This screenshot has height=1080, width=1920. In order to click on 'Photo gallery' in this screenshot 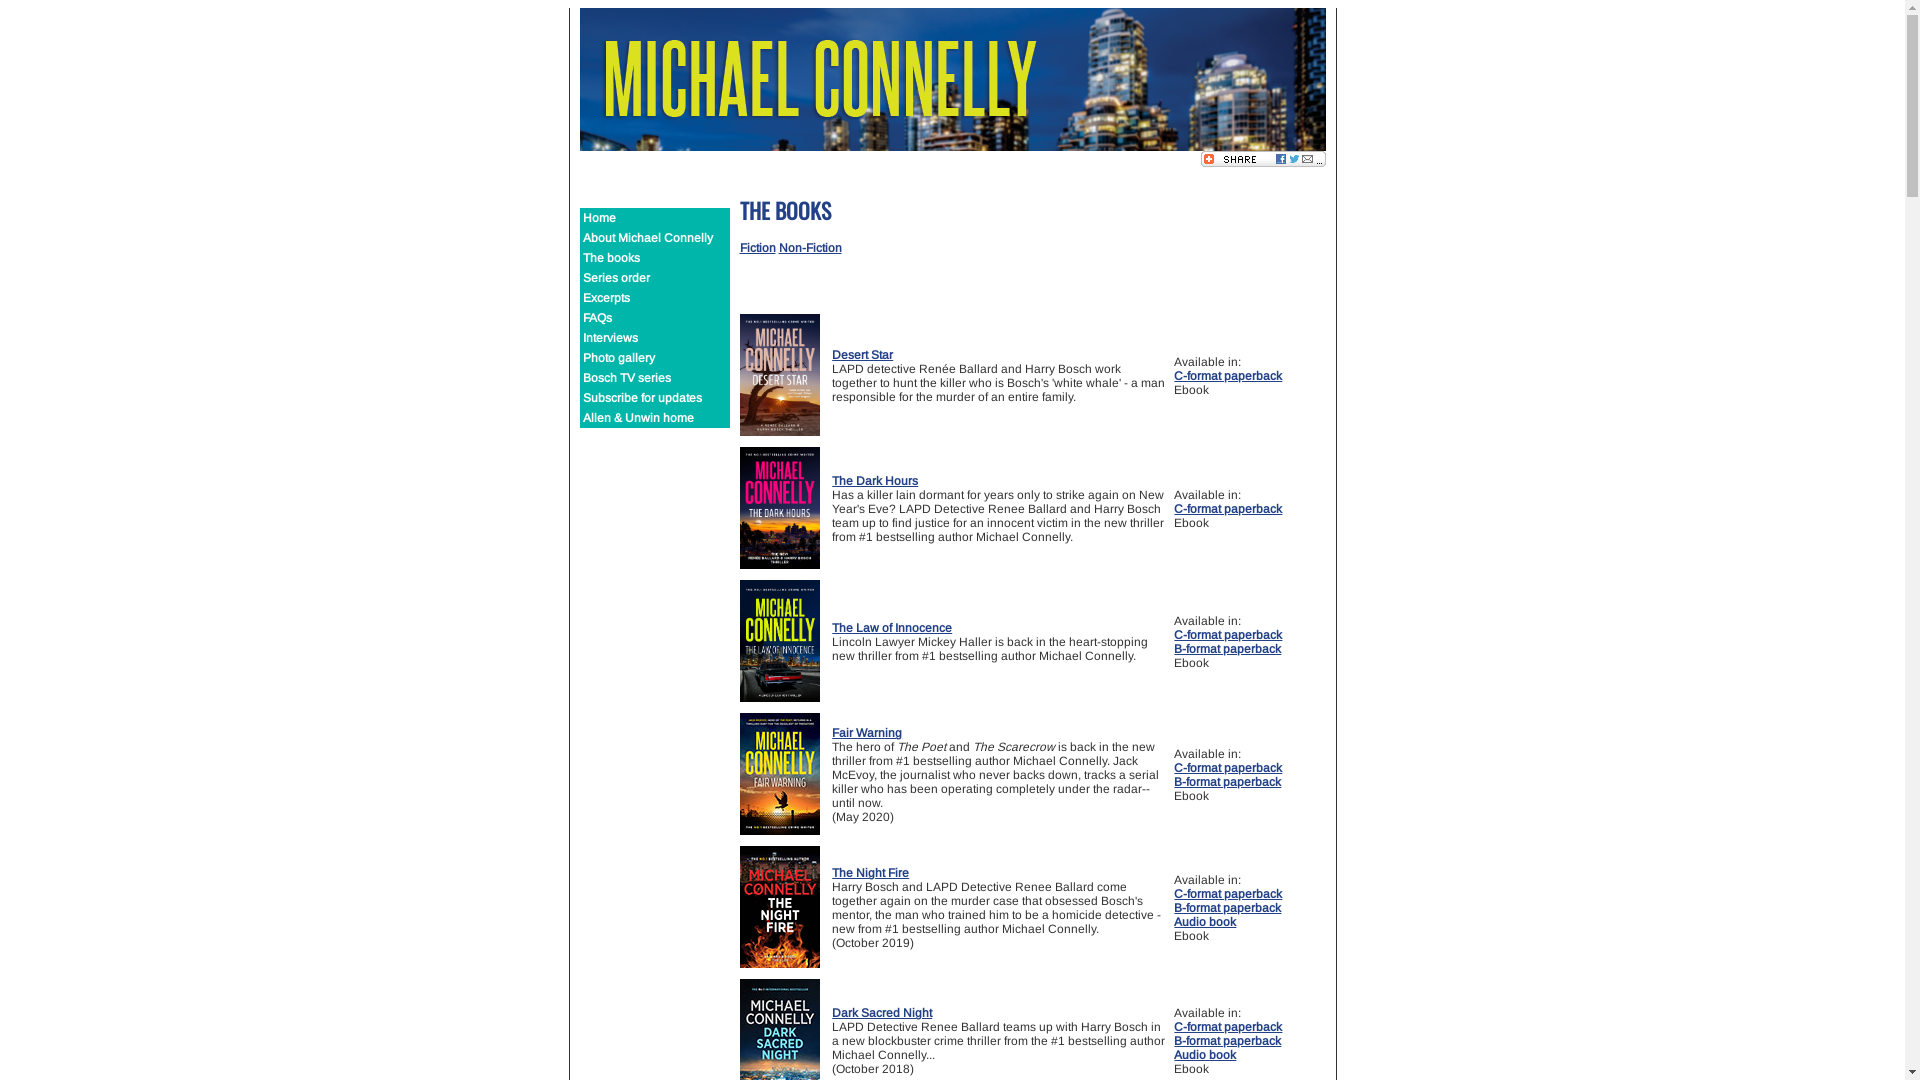, I will do `click(654, 357)`.